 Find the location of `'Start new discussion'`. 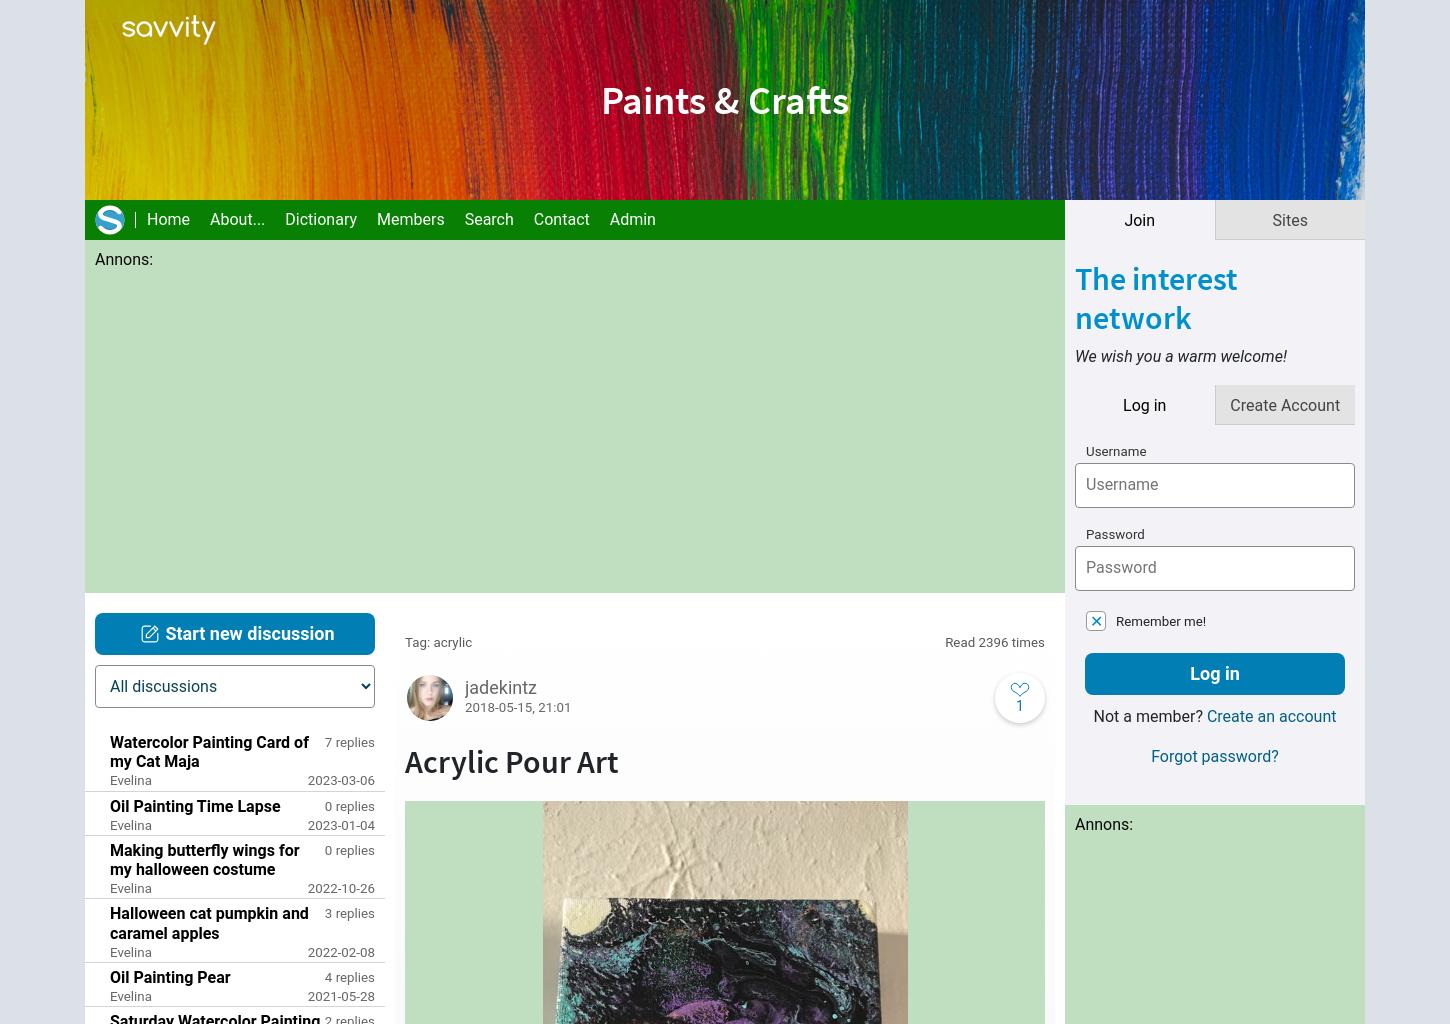

'Start new discussion' is located at coordinates (249, 633).